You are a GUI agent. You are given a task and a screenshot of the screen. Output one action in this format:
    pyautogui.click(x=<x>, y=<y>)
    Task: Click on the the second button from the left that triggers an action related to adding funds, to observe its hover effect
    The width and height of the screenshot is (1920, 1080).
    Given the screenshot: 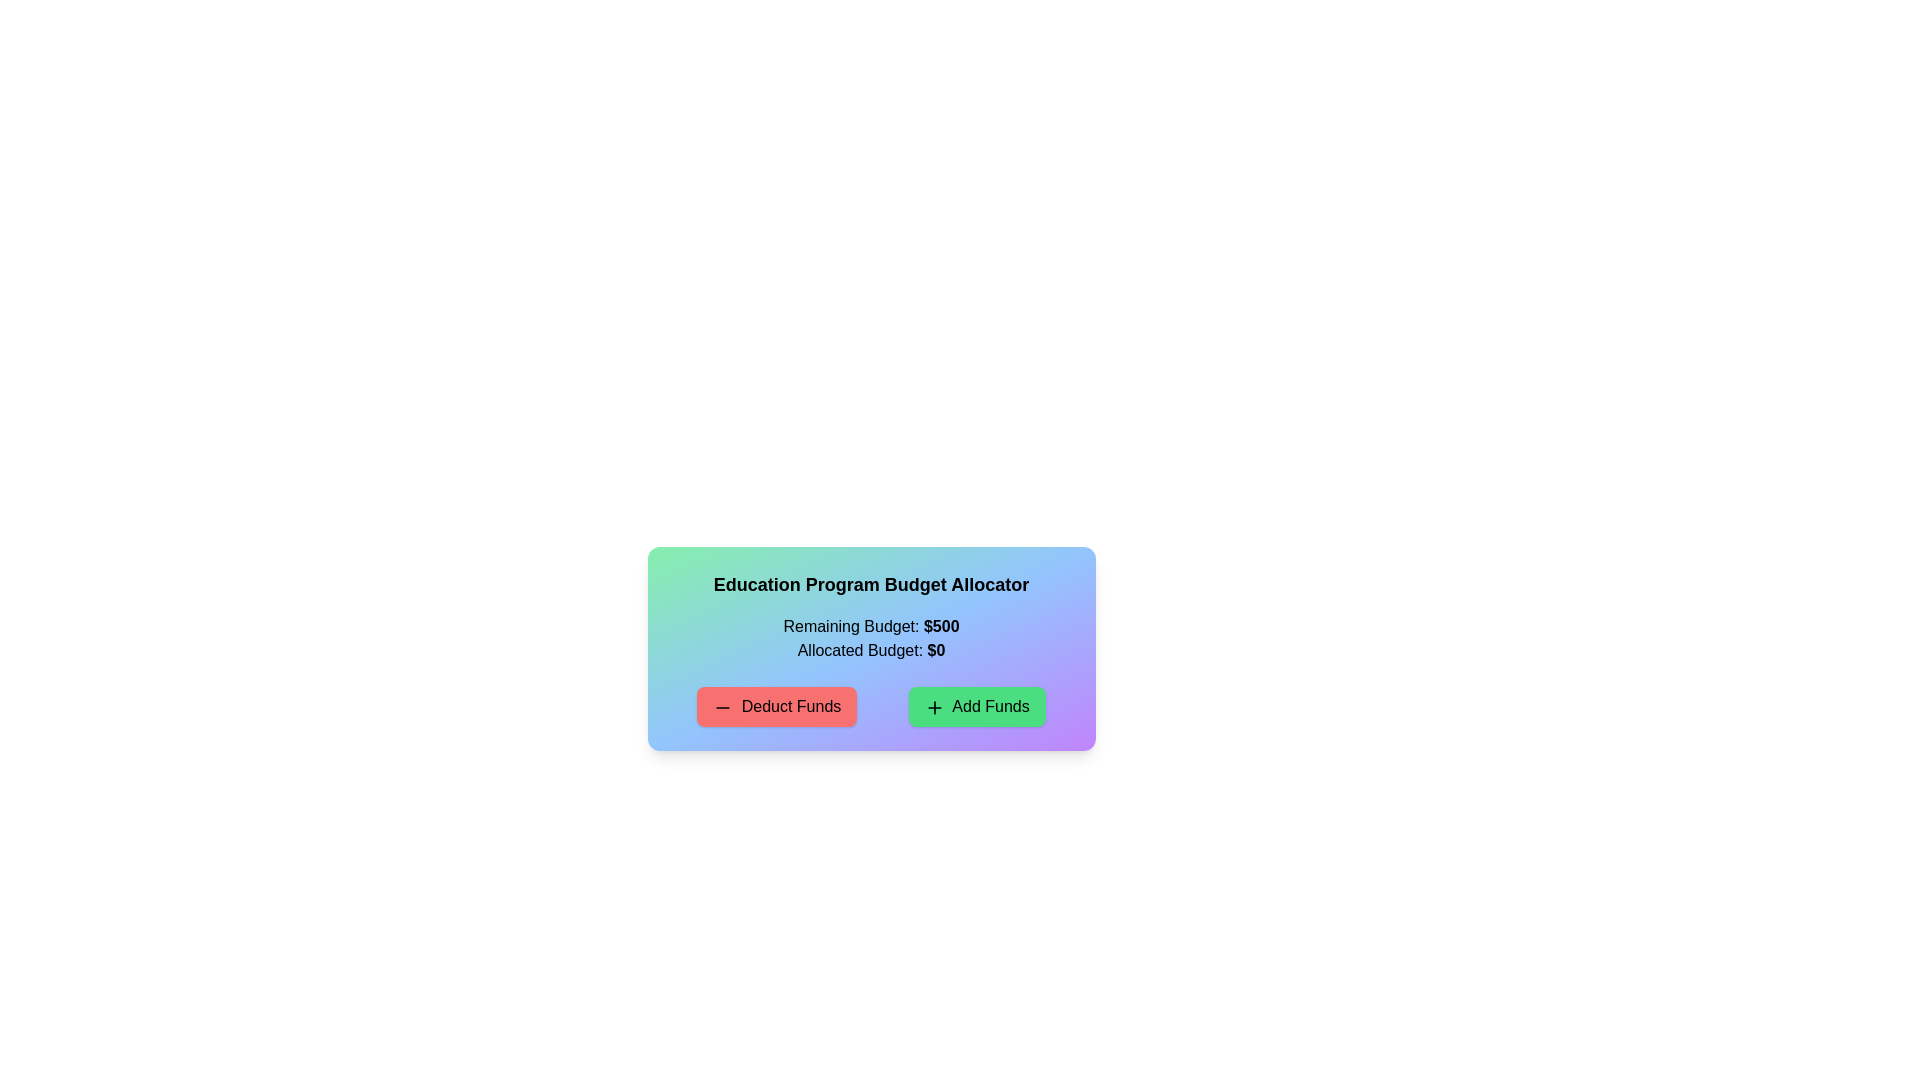 What is the action you would take?
    pyautogui.click(x=977, y=705)
    